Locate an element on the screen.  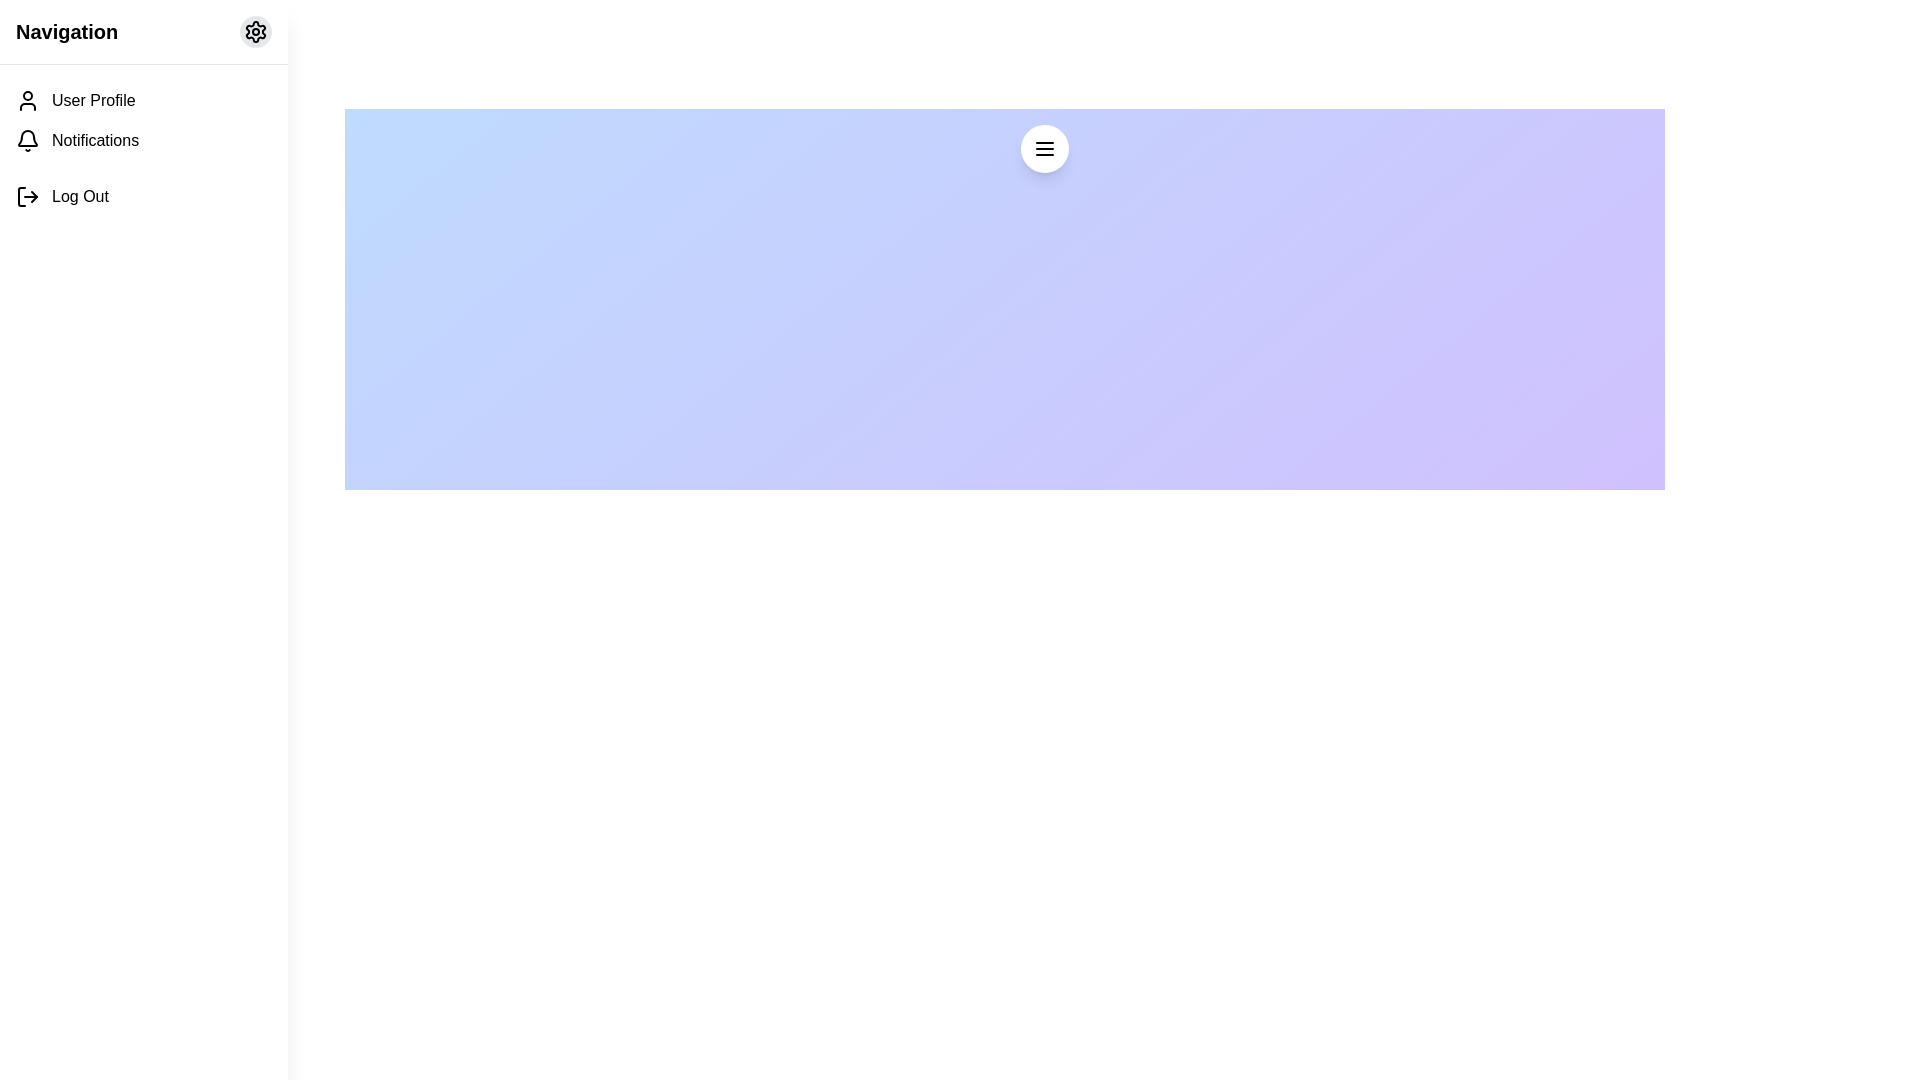
the menu button located at the top-center-right of the interface is located at coordinates (1044, 148).